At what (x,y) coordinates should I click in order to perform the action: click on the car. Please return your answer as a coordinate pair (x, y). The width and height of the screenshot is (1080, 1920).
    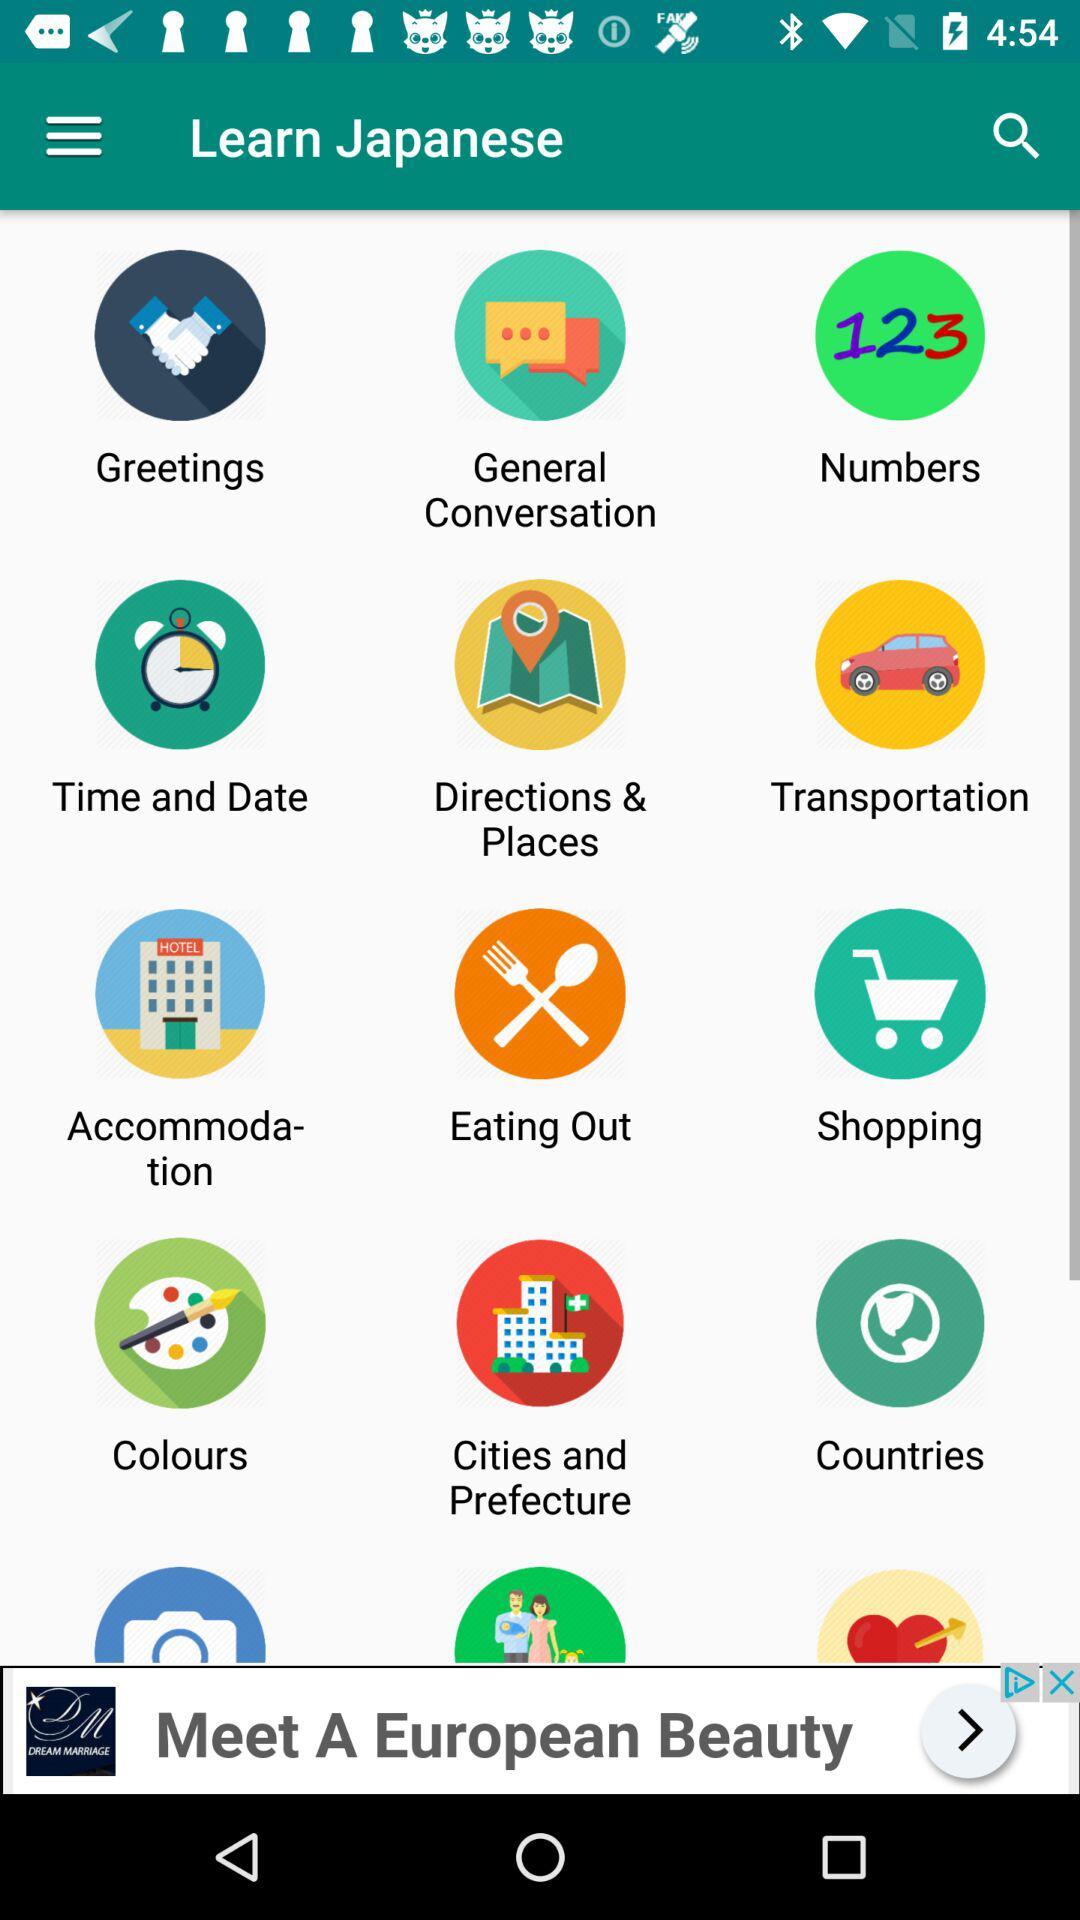
    Looking at the image, I should click on (900, 664).